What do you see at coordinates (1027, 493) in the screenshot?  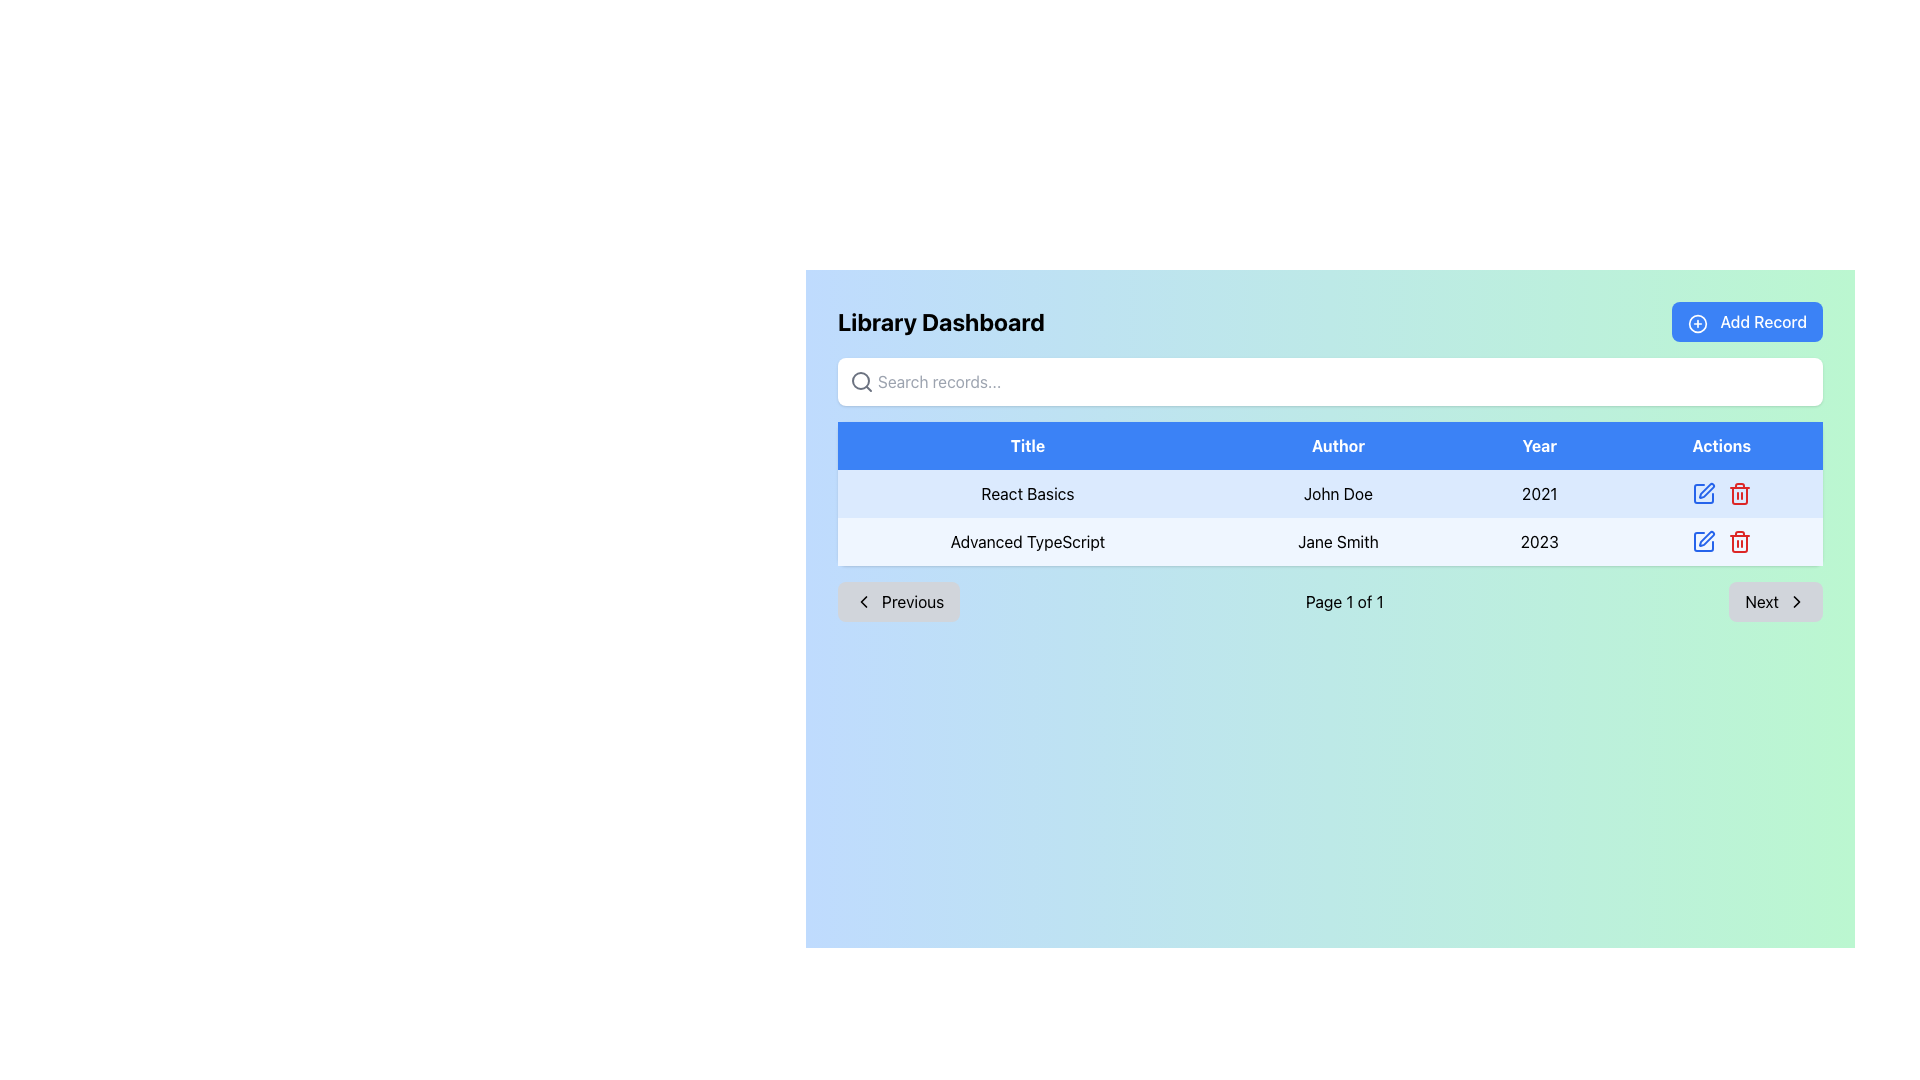 I see `the text label displaying 'React Basics'` at bounding box center [1027, 493].